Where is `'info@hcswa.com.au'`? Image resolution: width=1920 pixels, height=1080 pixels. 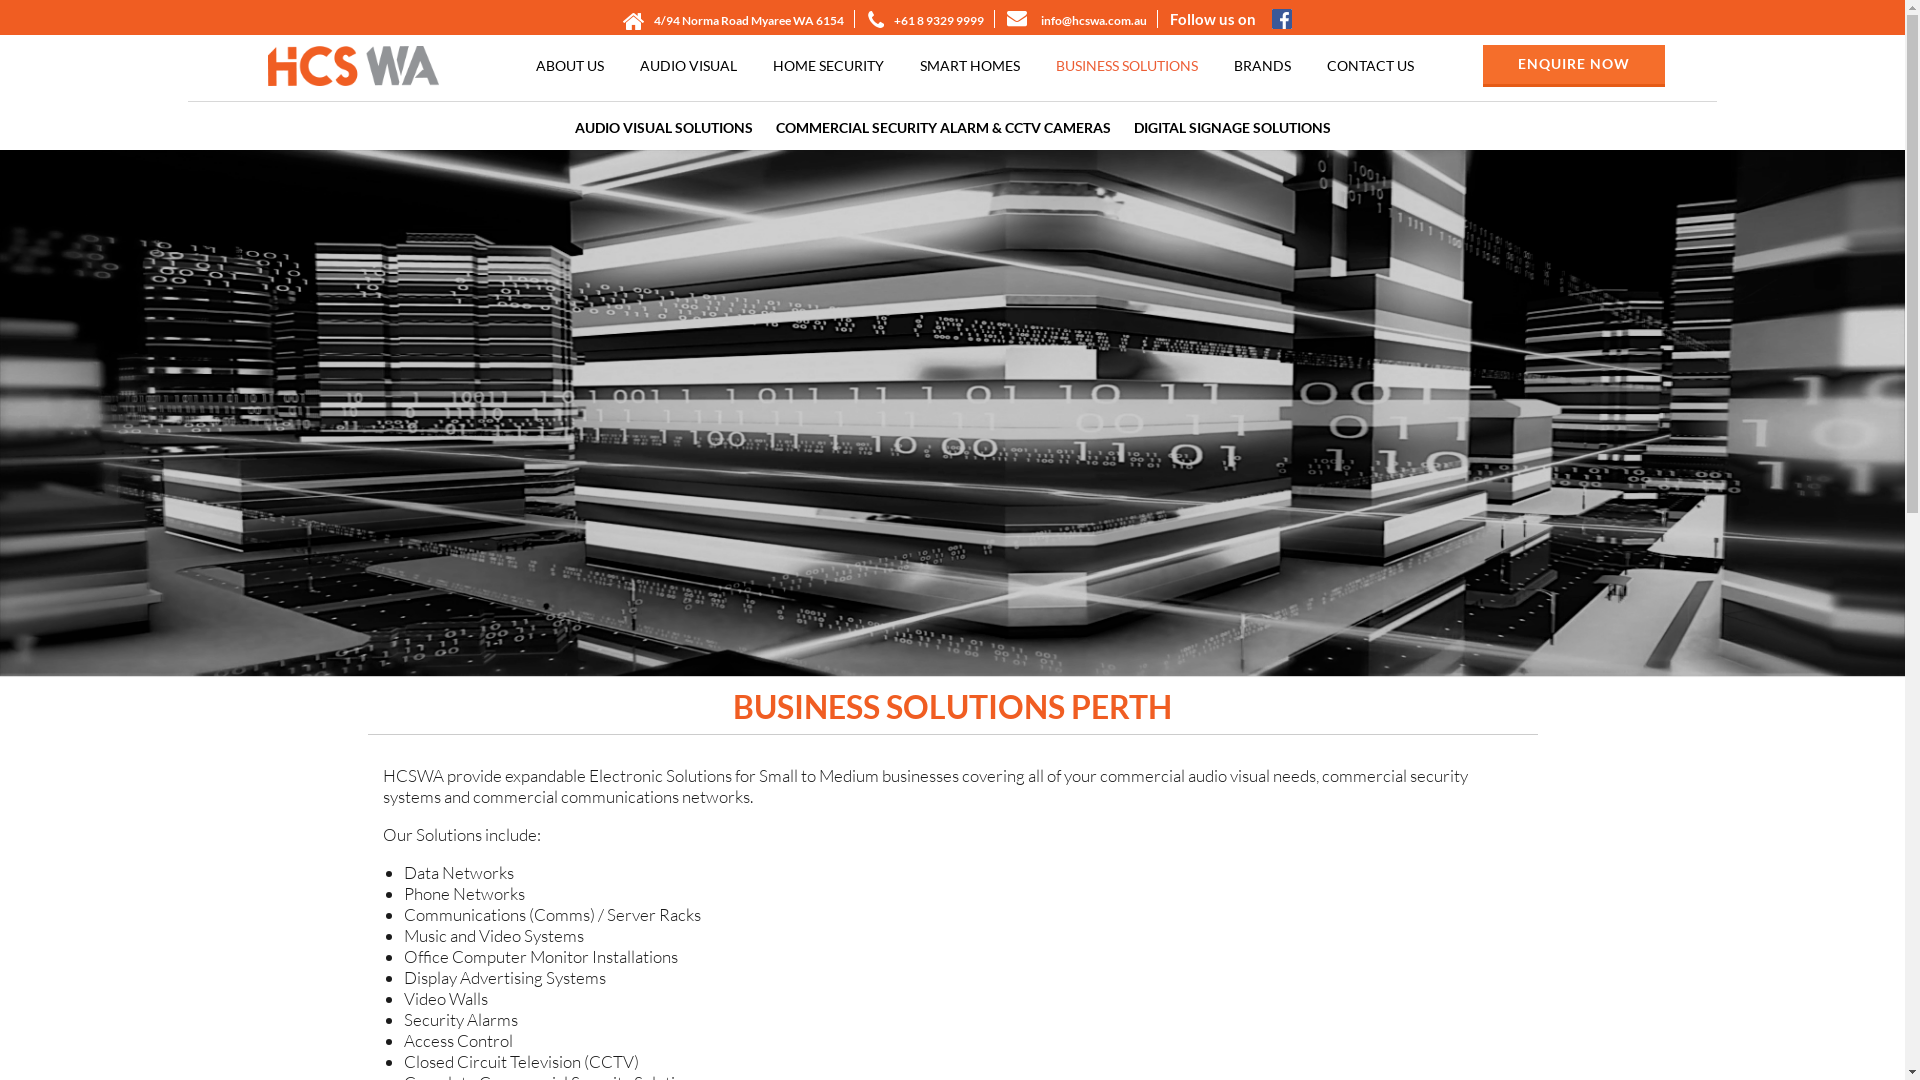 'info@hcswa.com.au' is located at coordinates (1093, 20).